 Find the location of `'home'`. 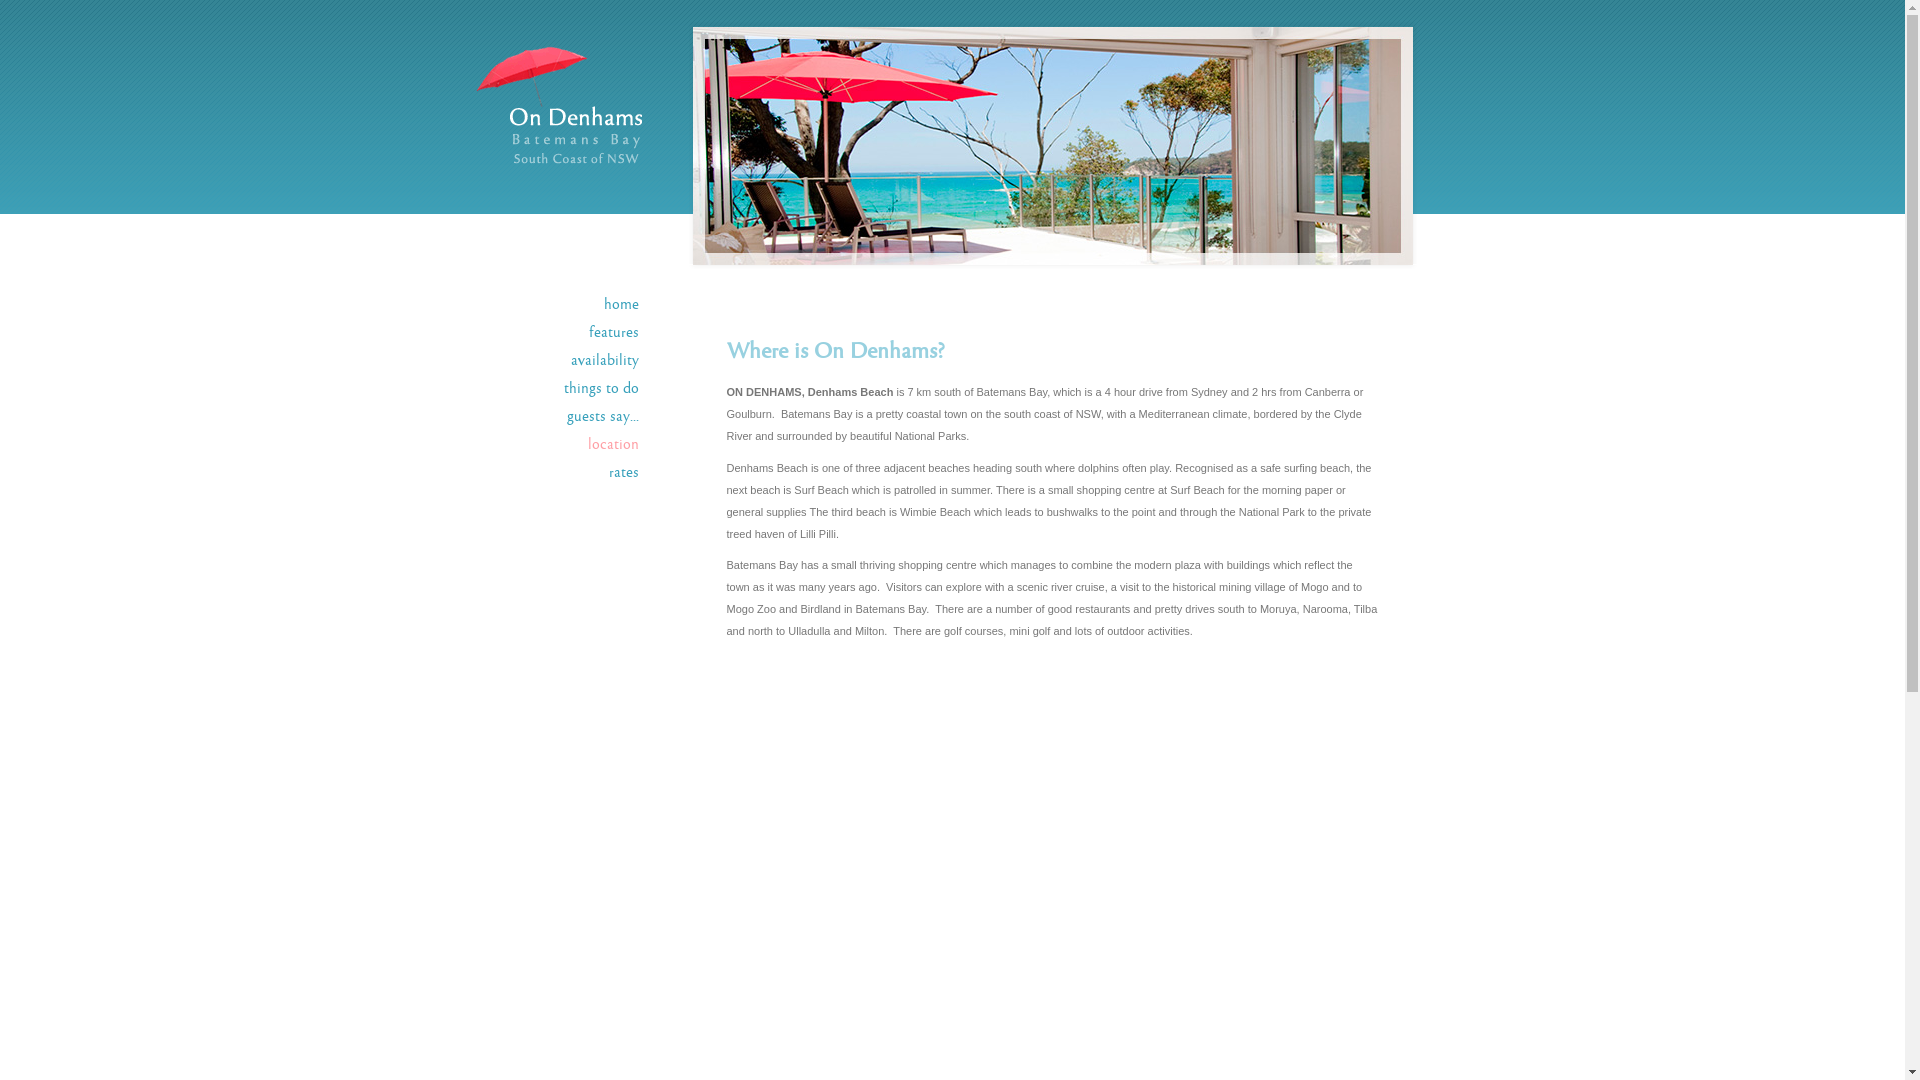

'home' is located at coordinates (620, 304).